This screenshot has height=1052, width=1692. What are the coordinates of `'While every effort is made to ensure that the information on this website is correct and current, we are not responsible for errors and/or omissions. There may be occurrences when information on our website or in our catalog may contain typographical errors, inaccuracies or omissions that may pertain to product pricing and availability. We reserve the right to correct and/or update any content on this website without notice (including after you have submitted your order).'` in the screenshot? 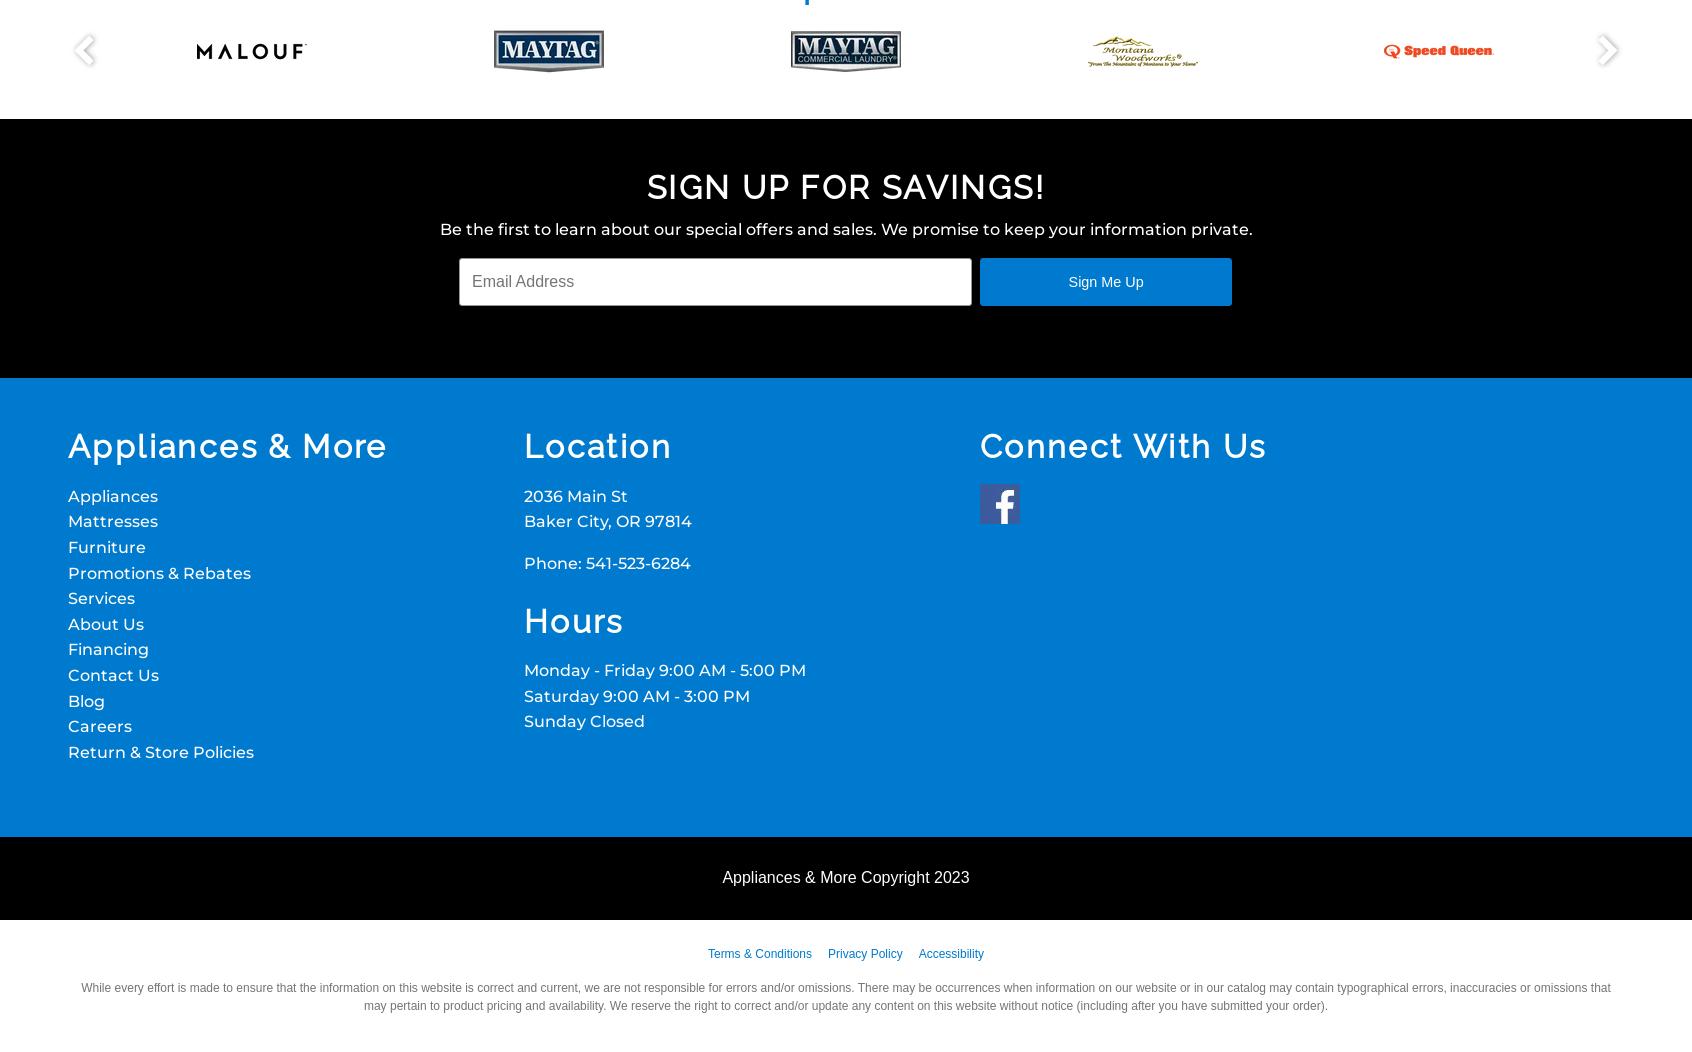 It's located at (845, 996).